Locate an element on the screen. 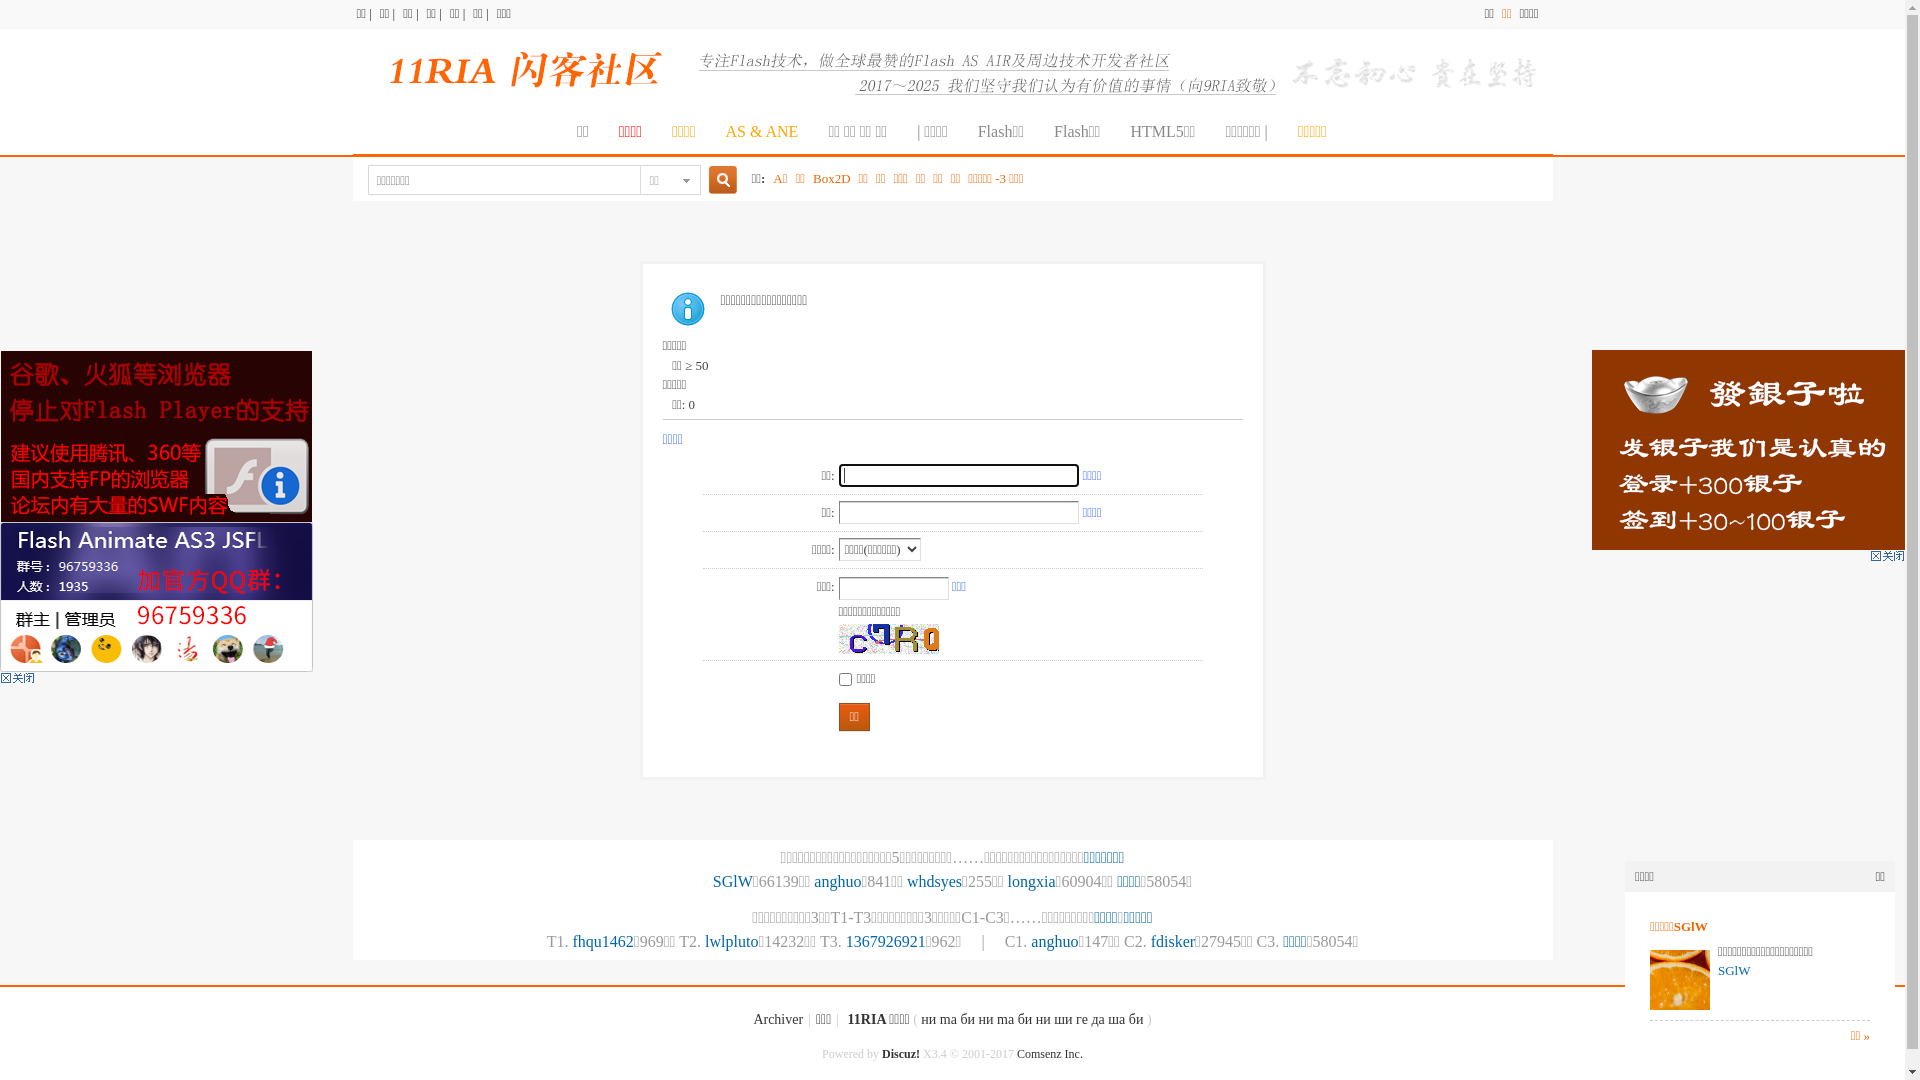 The image size is (1920, 1080). 'Archiver' is located at coordinates (776, 1019).